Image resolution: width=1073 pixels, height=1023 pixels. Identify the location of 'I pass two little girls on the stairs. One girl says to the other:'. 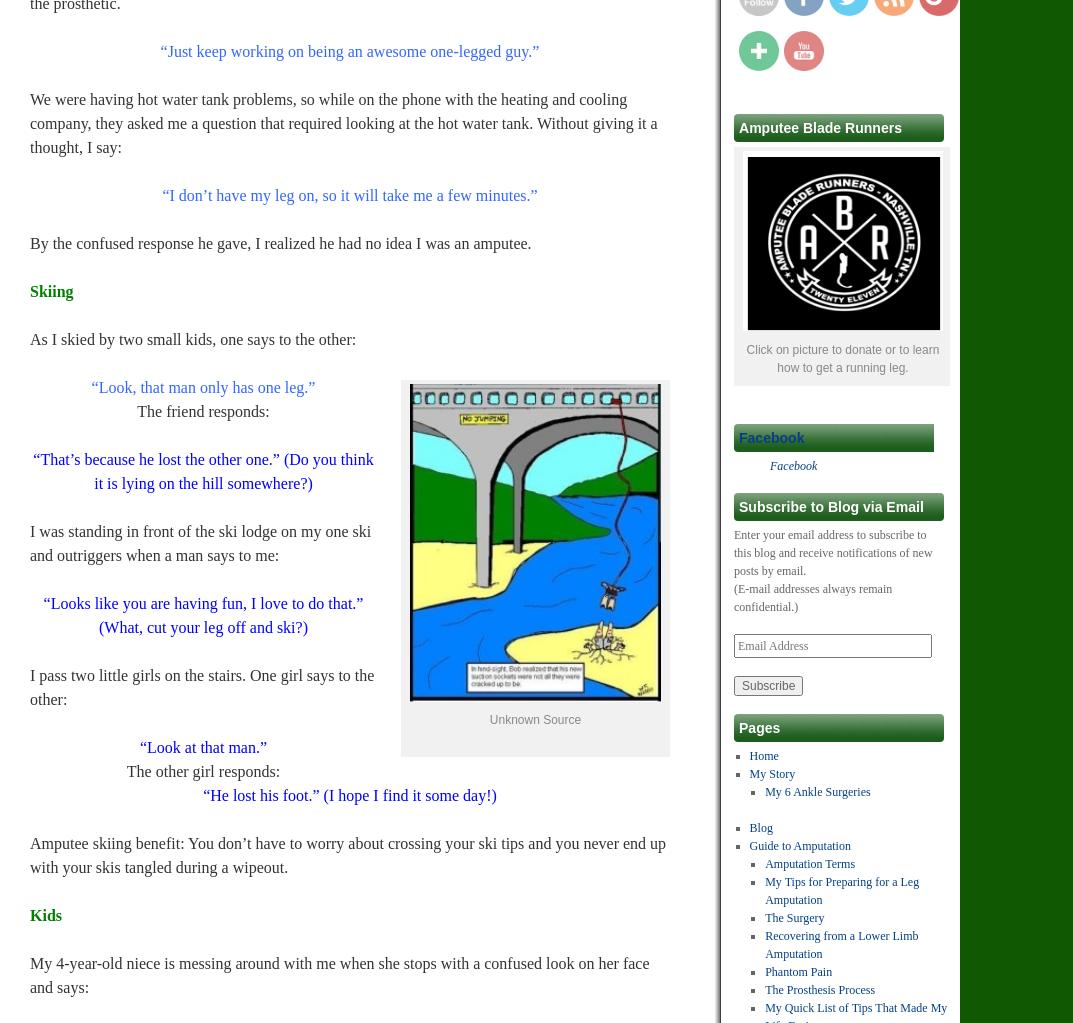
(202, 686).